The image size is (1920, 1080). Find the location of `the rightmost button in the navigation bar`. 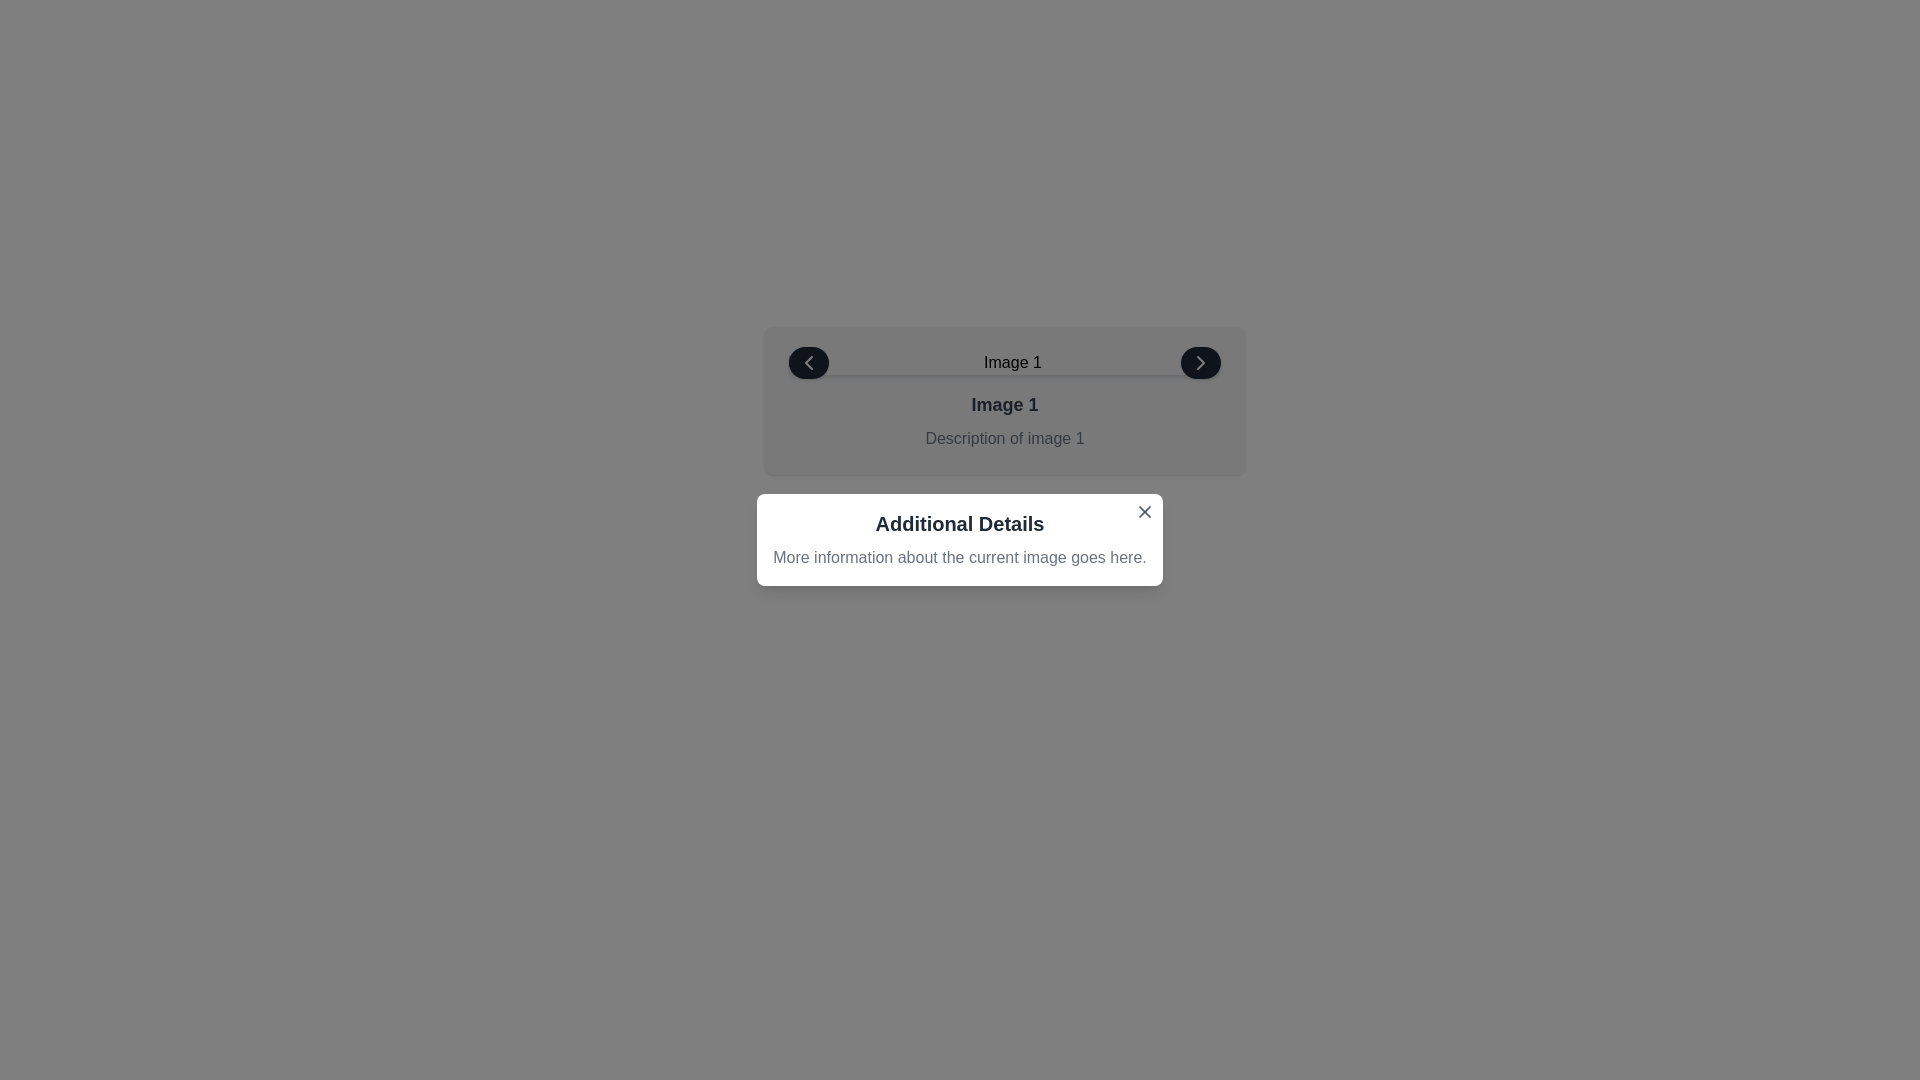

the rightmost button in the navigation bar is located at coordinates (1200, 362).